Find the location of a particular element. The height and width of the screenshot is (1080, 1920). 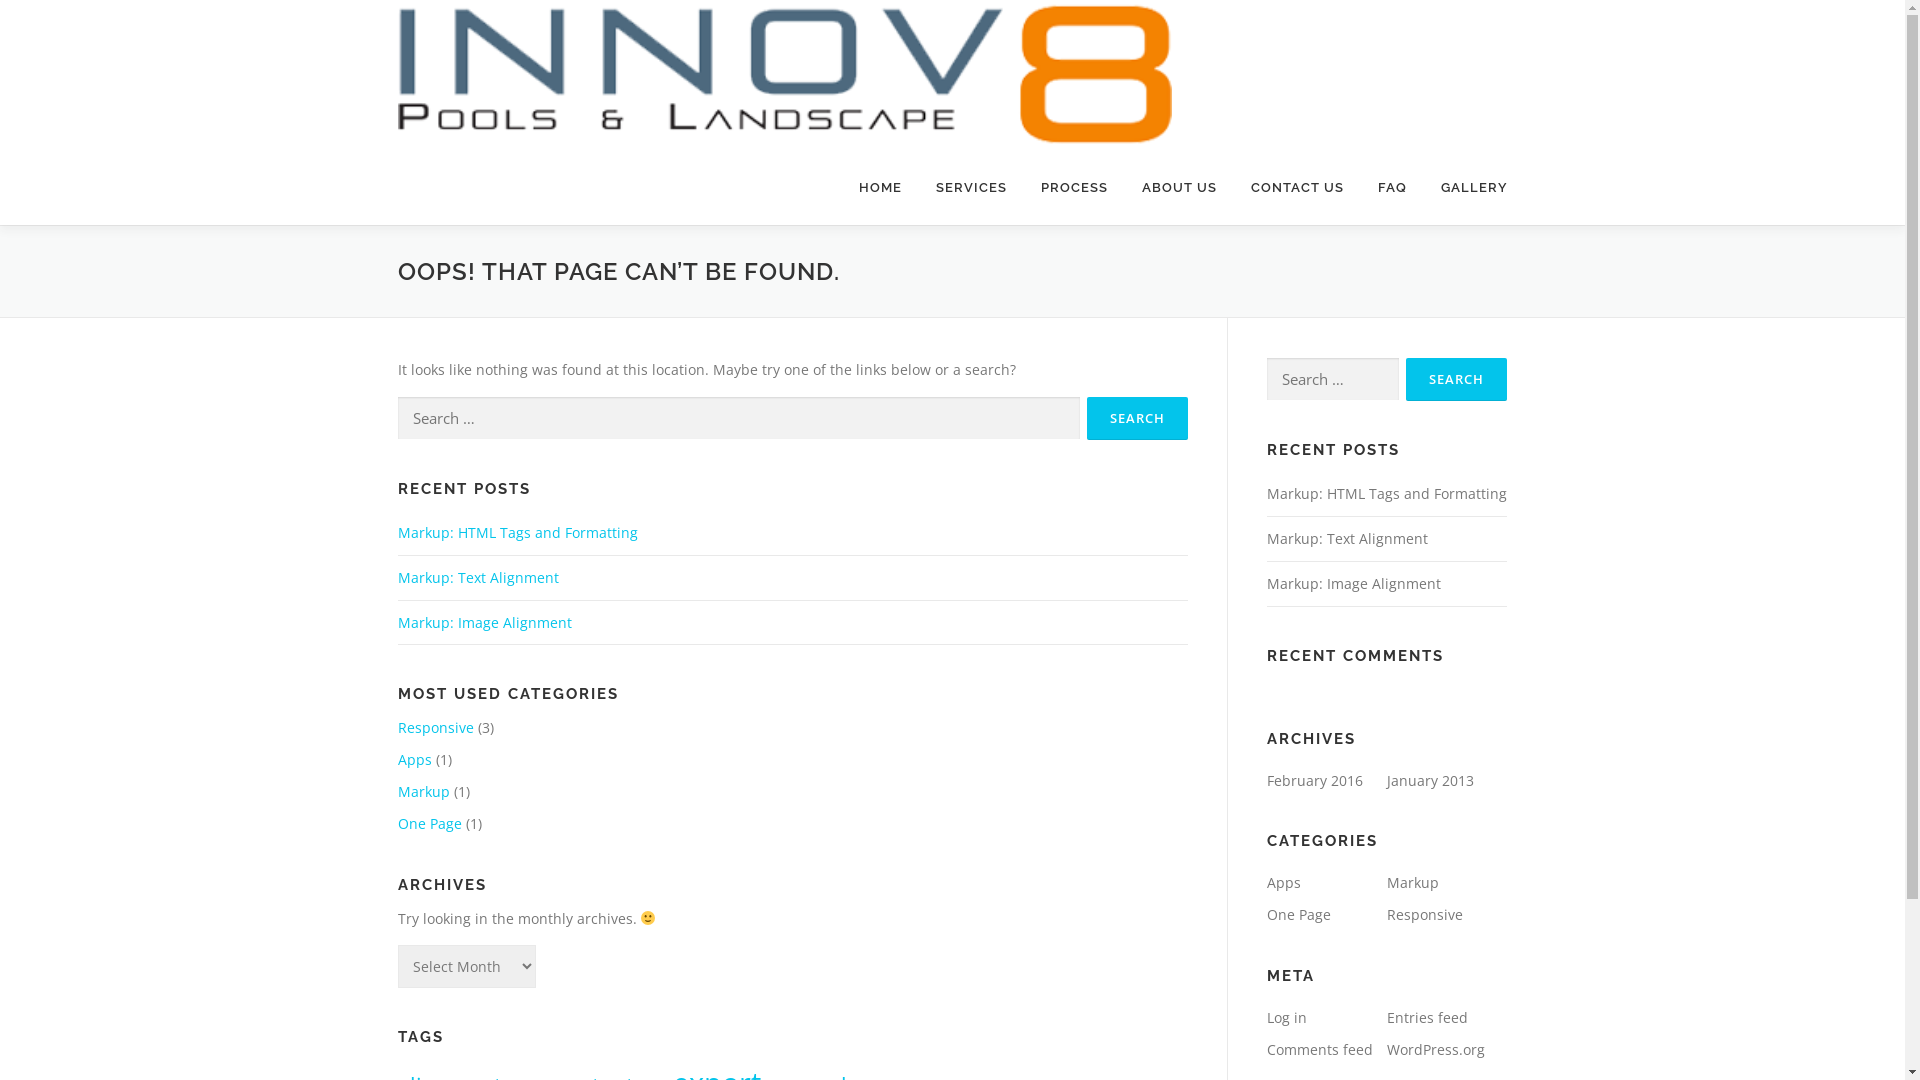

'Comments feed' is located at coordinates (1319, 1048).